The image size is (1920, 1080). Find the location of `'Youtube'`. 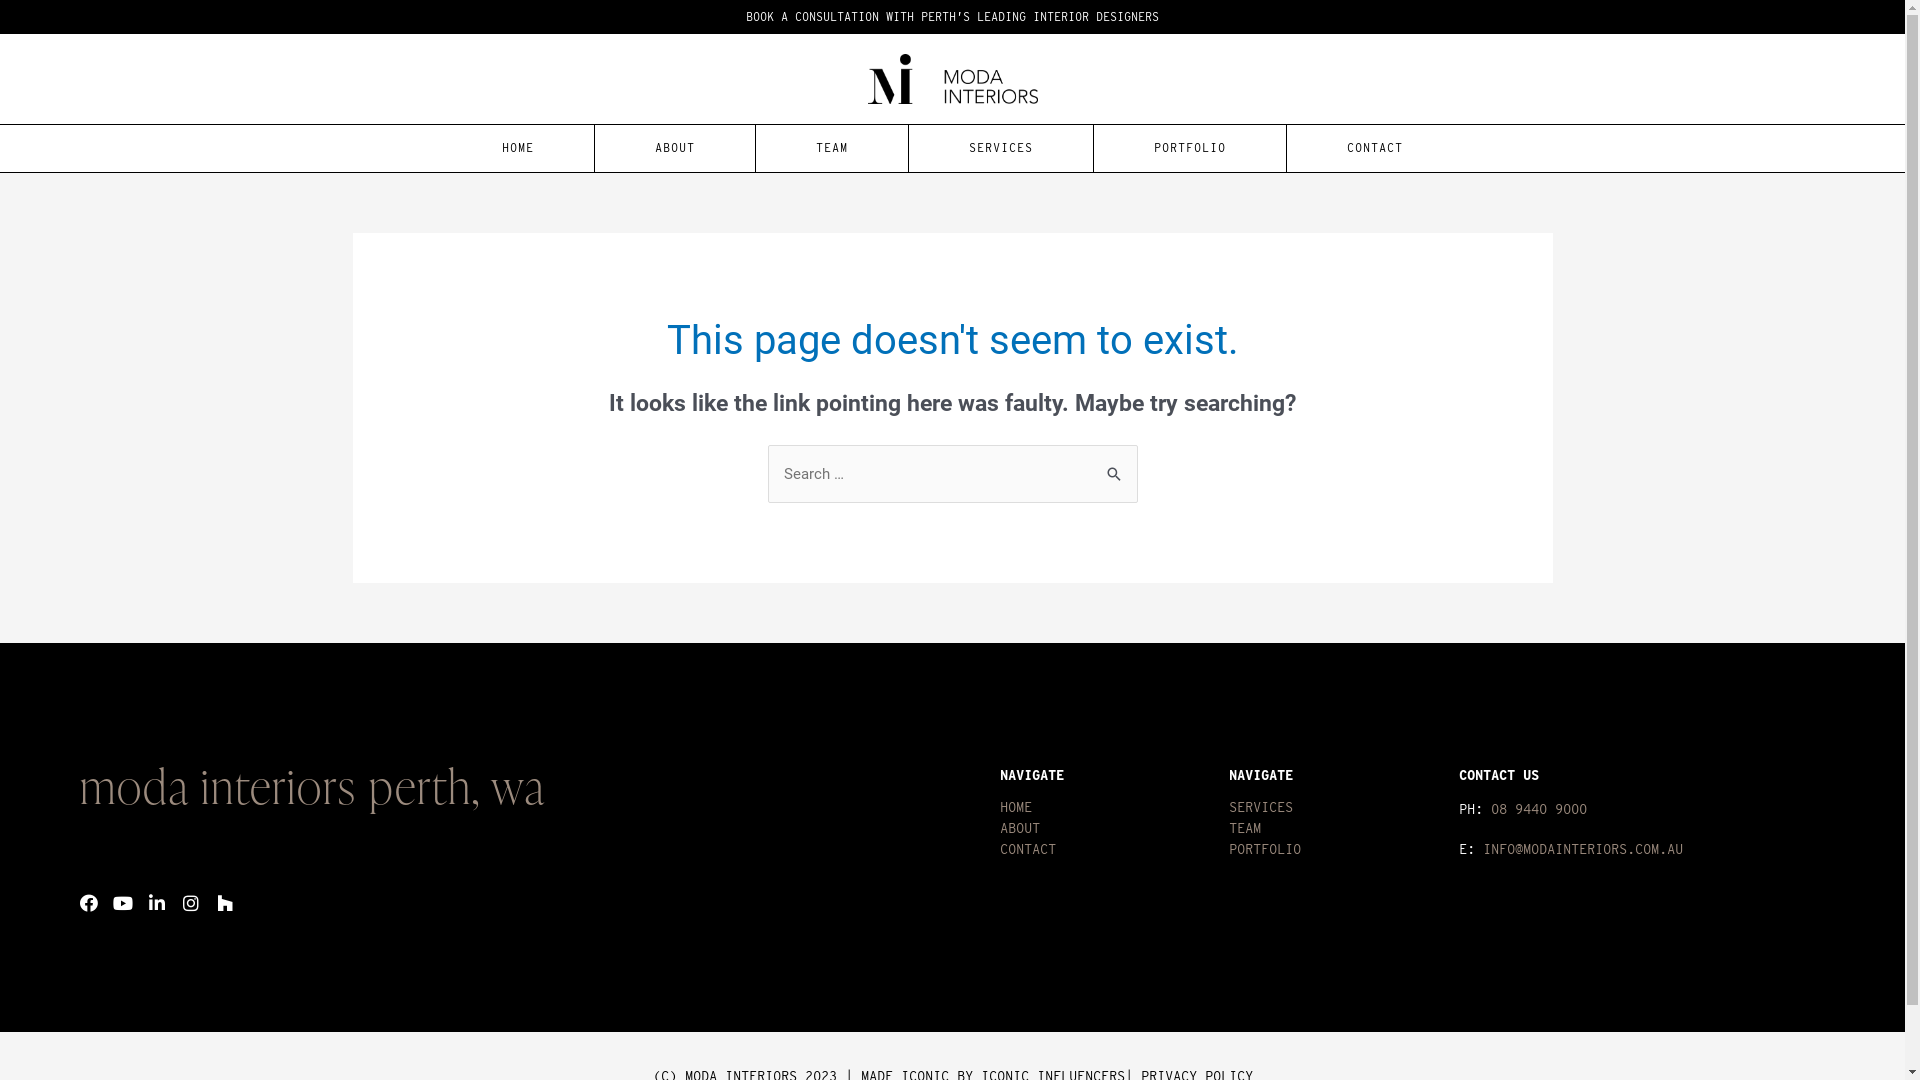

'Youtube' is located at coordinates (113, 902).